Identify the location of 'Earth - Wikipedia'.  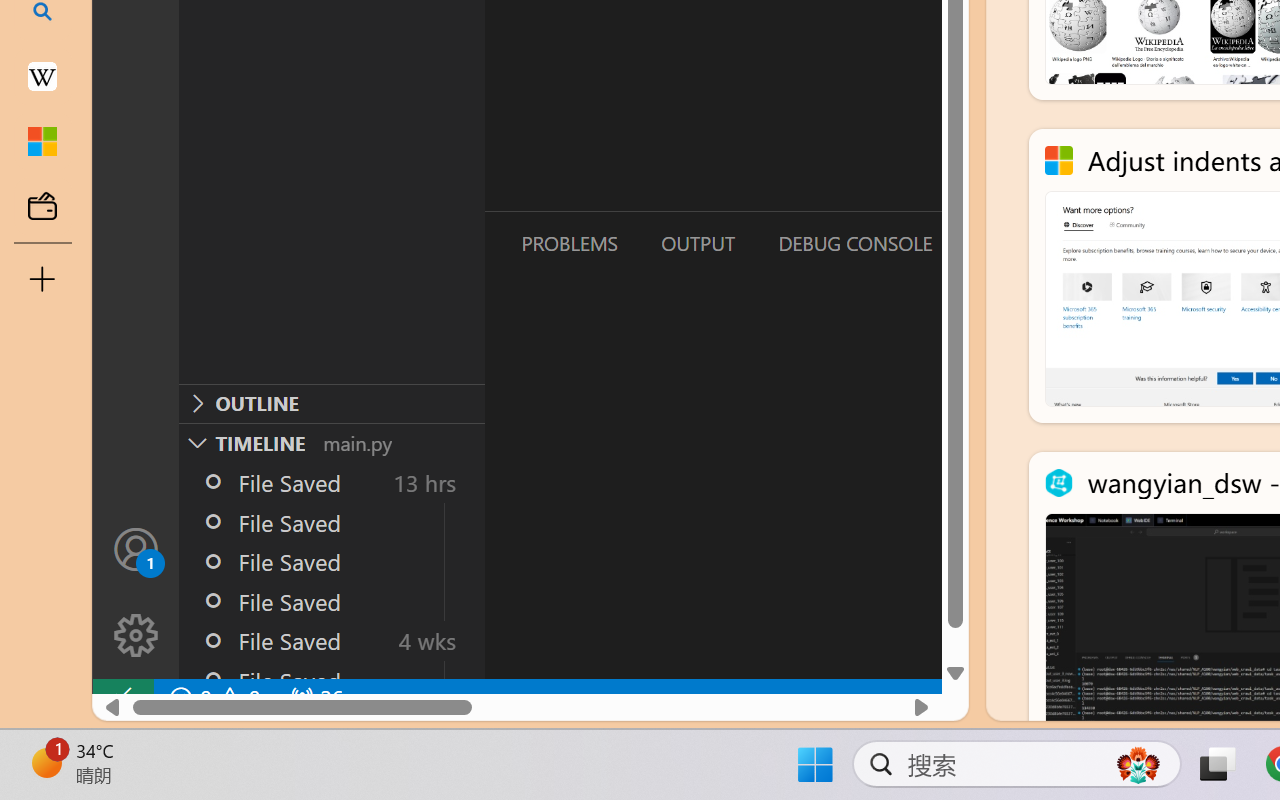
(42, 76).